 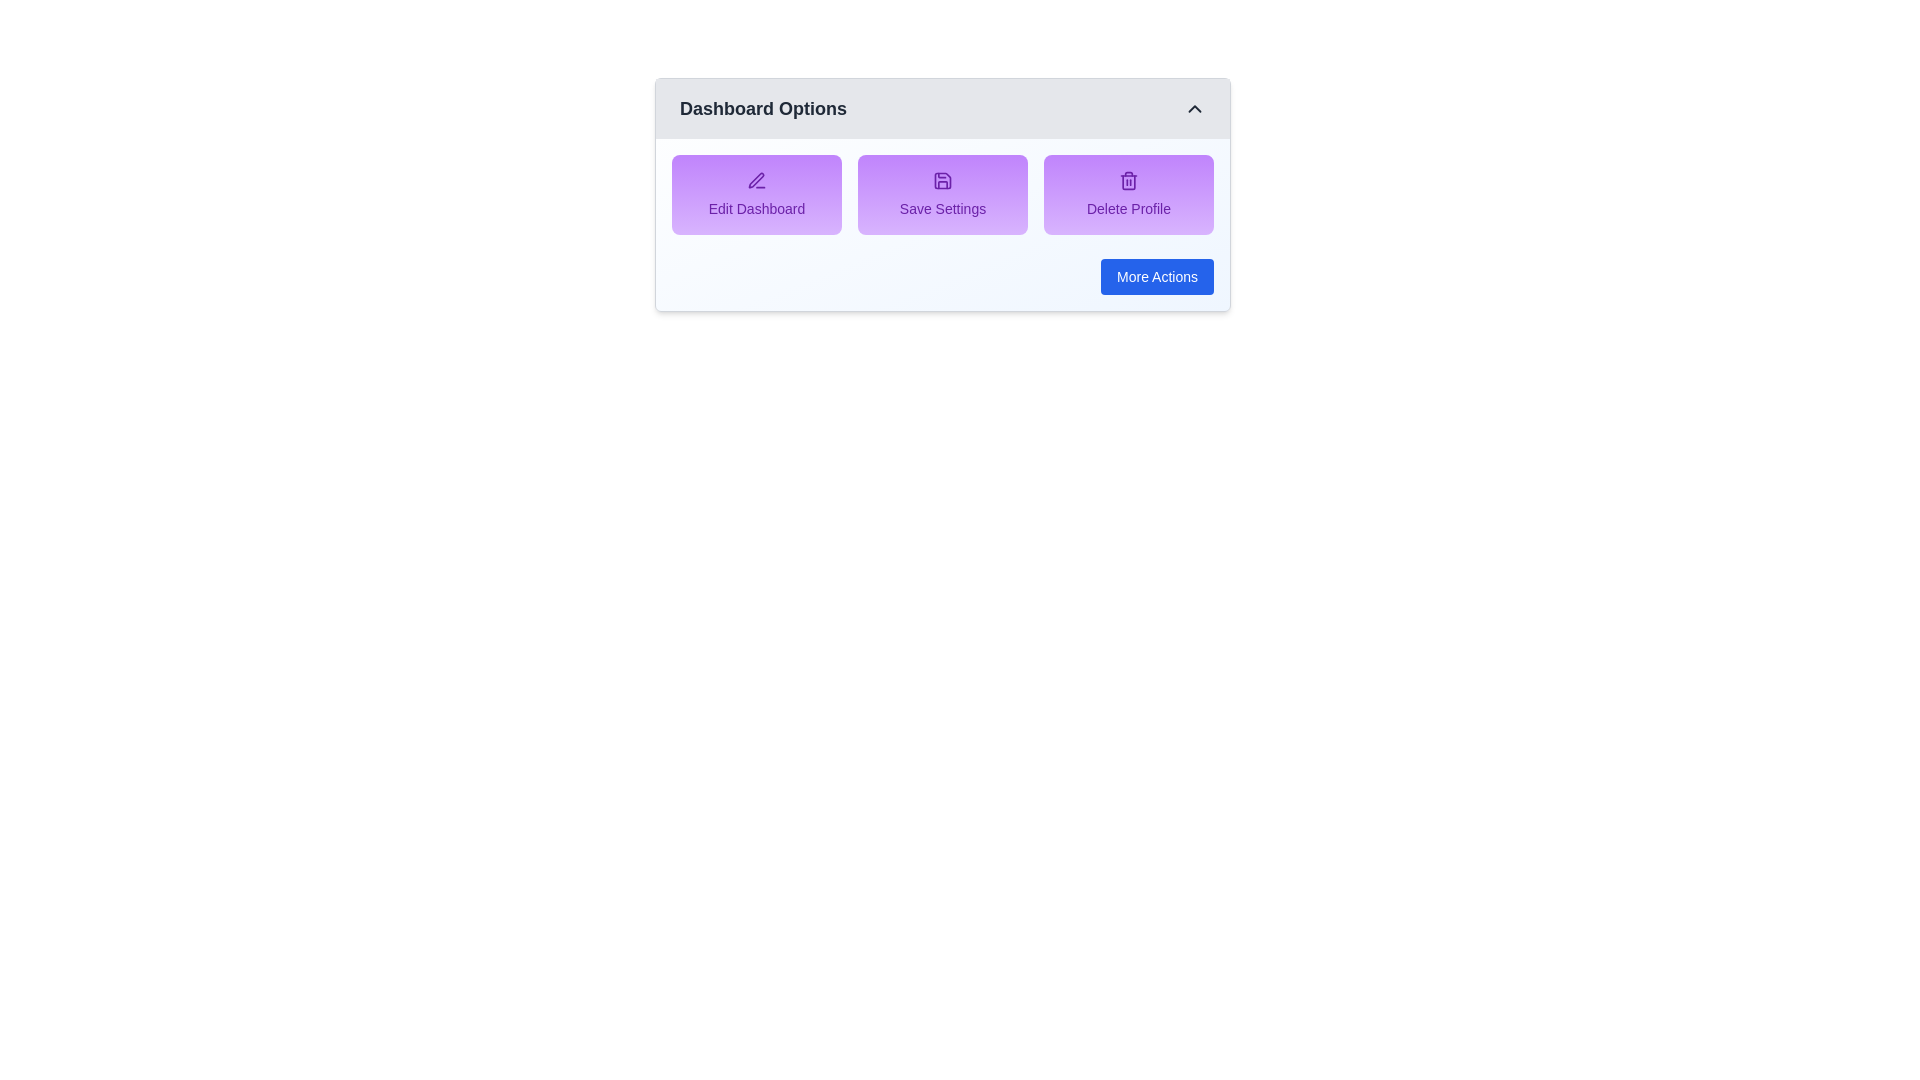 What do you see at coordinates (1157, 277) in the screenshot?
I see `the 'More Actions' button to trigger its associated functionality` at bounding box center [1157, 277].